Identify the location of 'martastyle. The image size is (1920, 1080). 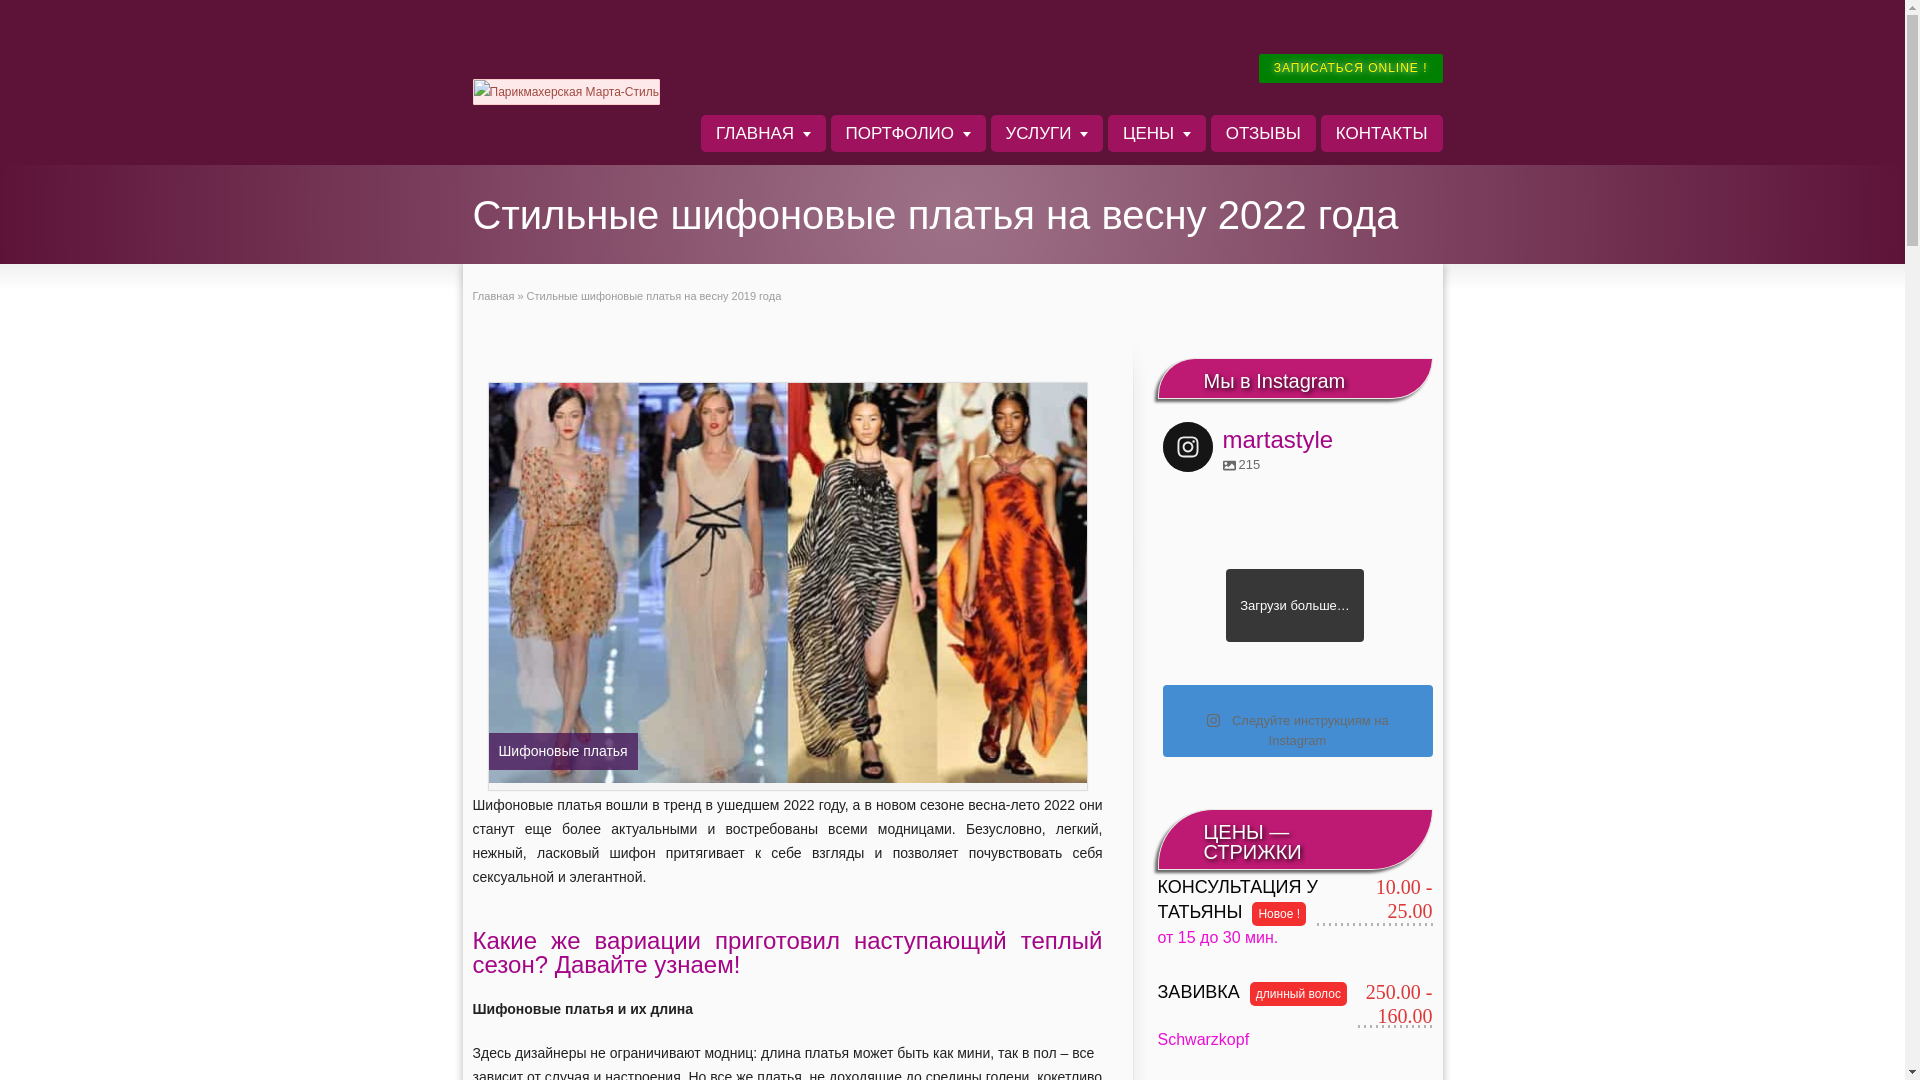
(1246, 440).